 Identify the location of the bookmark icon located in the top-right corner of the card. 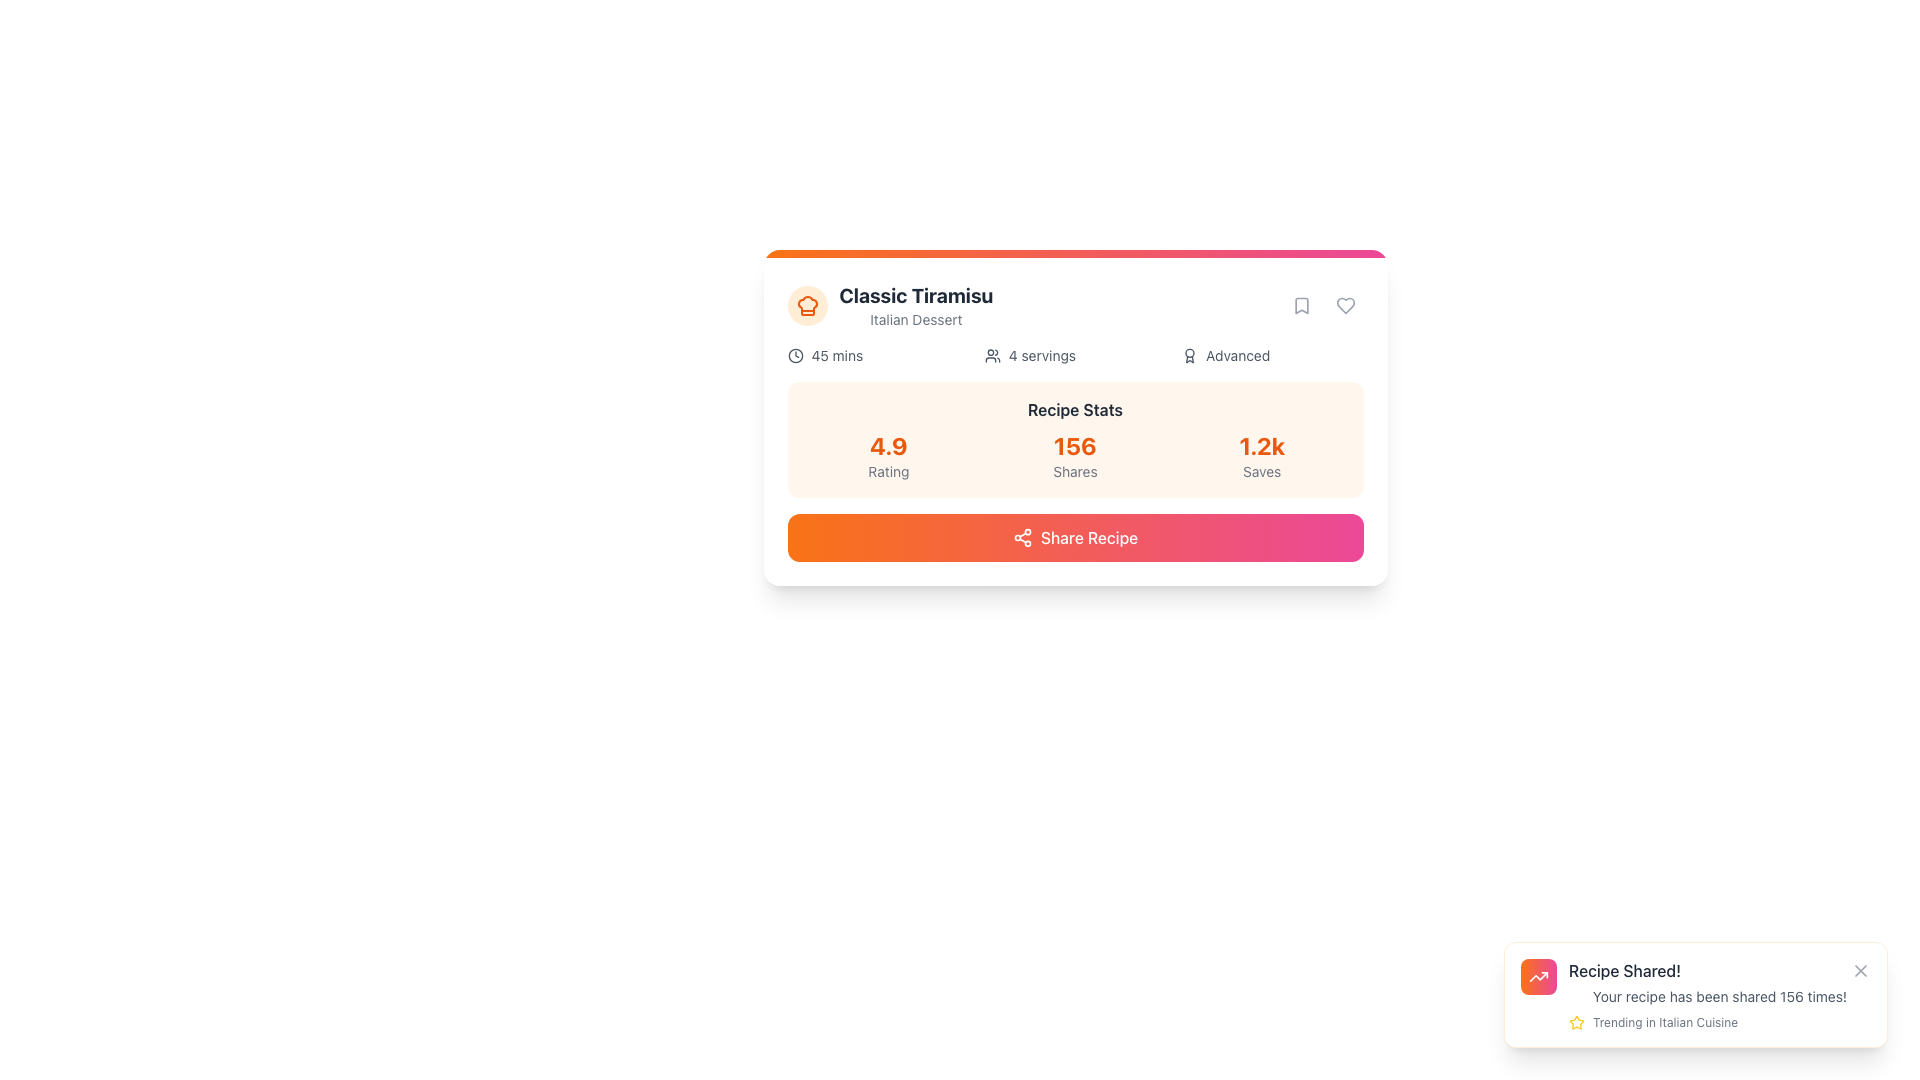
(1301, 305).